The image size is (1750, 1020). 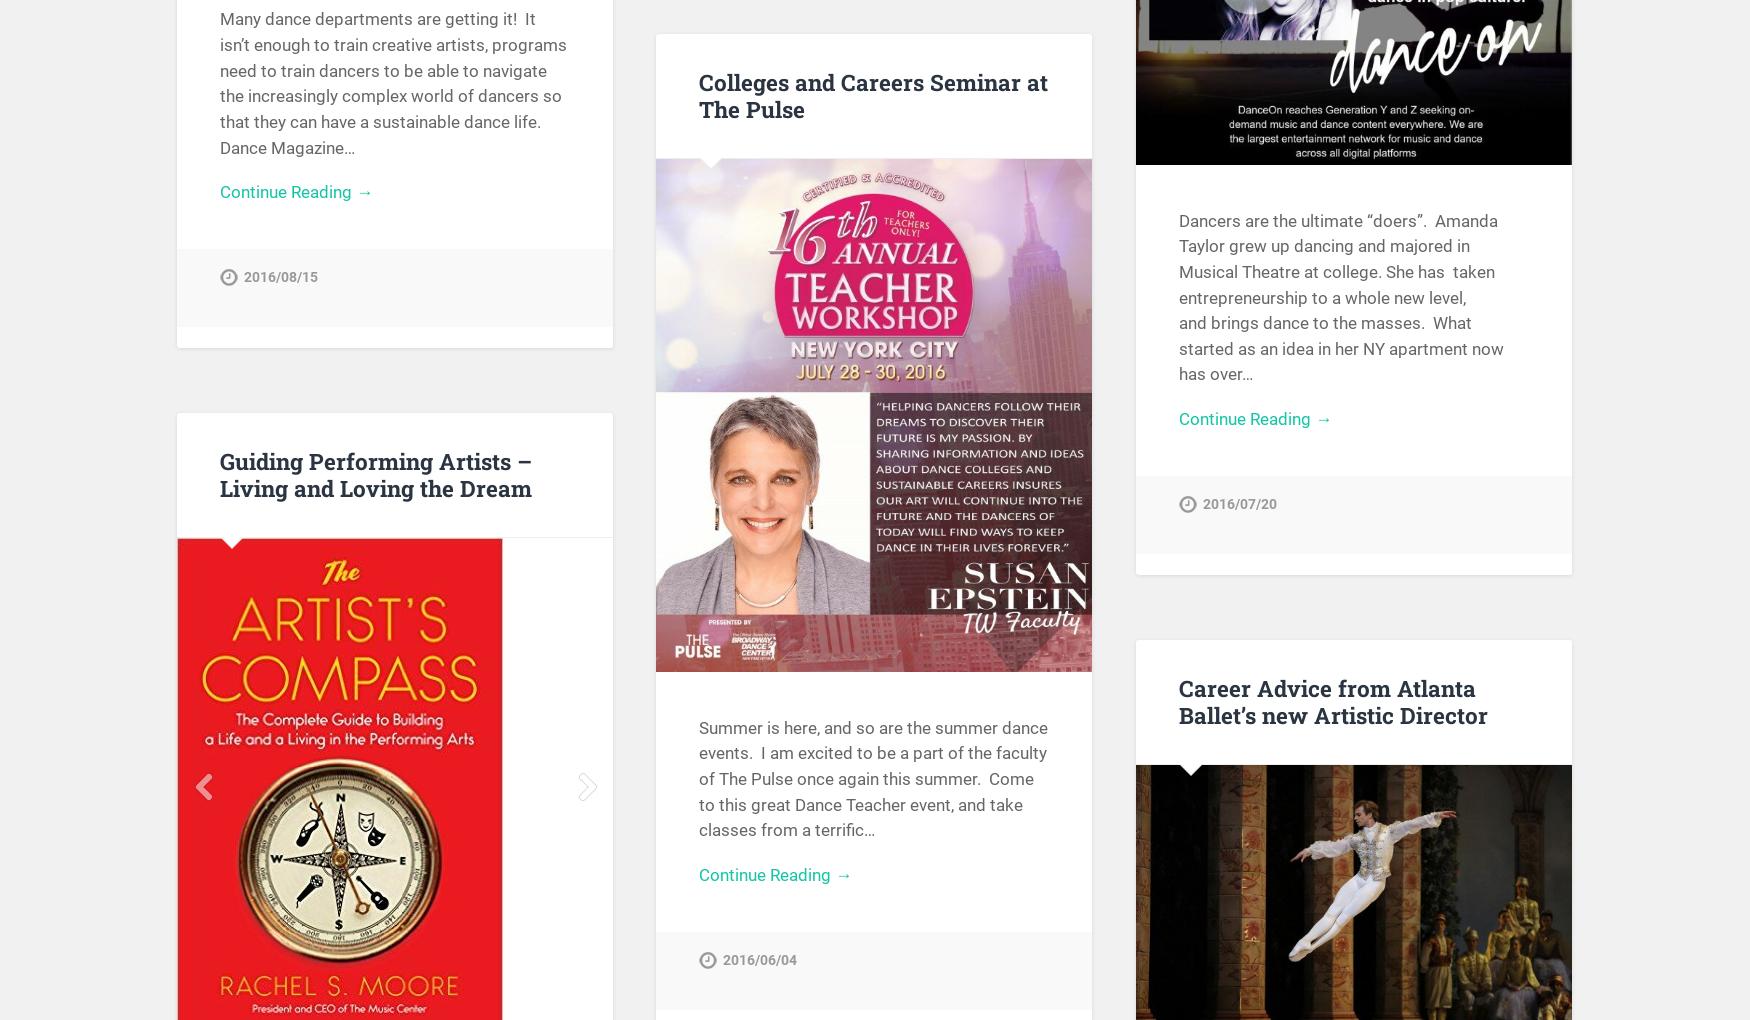 What do you see at coordinates (280, 276) in the screenshot?
I see `'2016/08/15'` at bounding box center [280, 276].